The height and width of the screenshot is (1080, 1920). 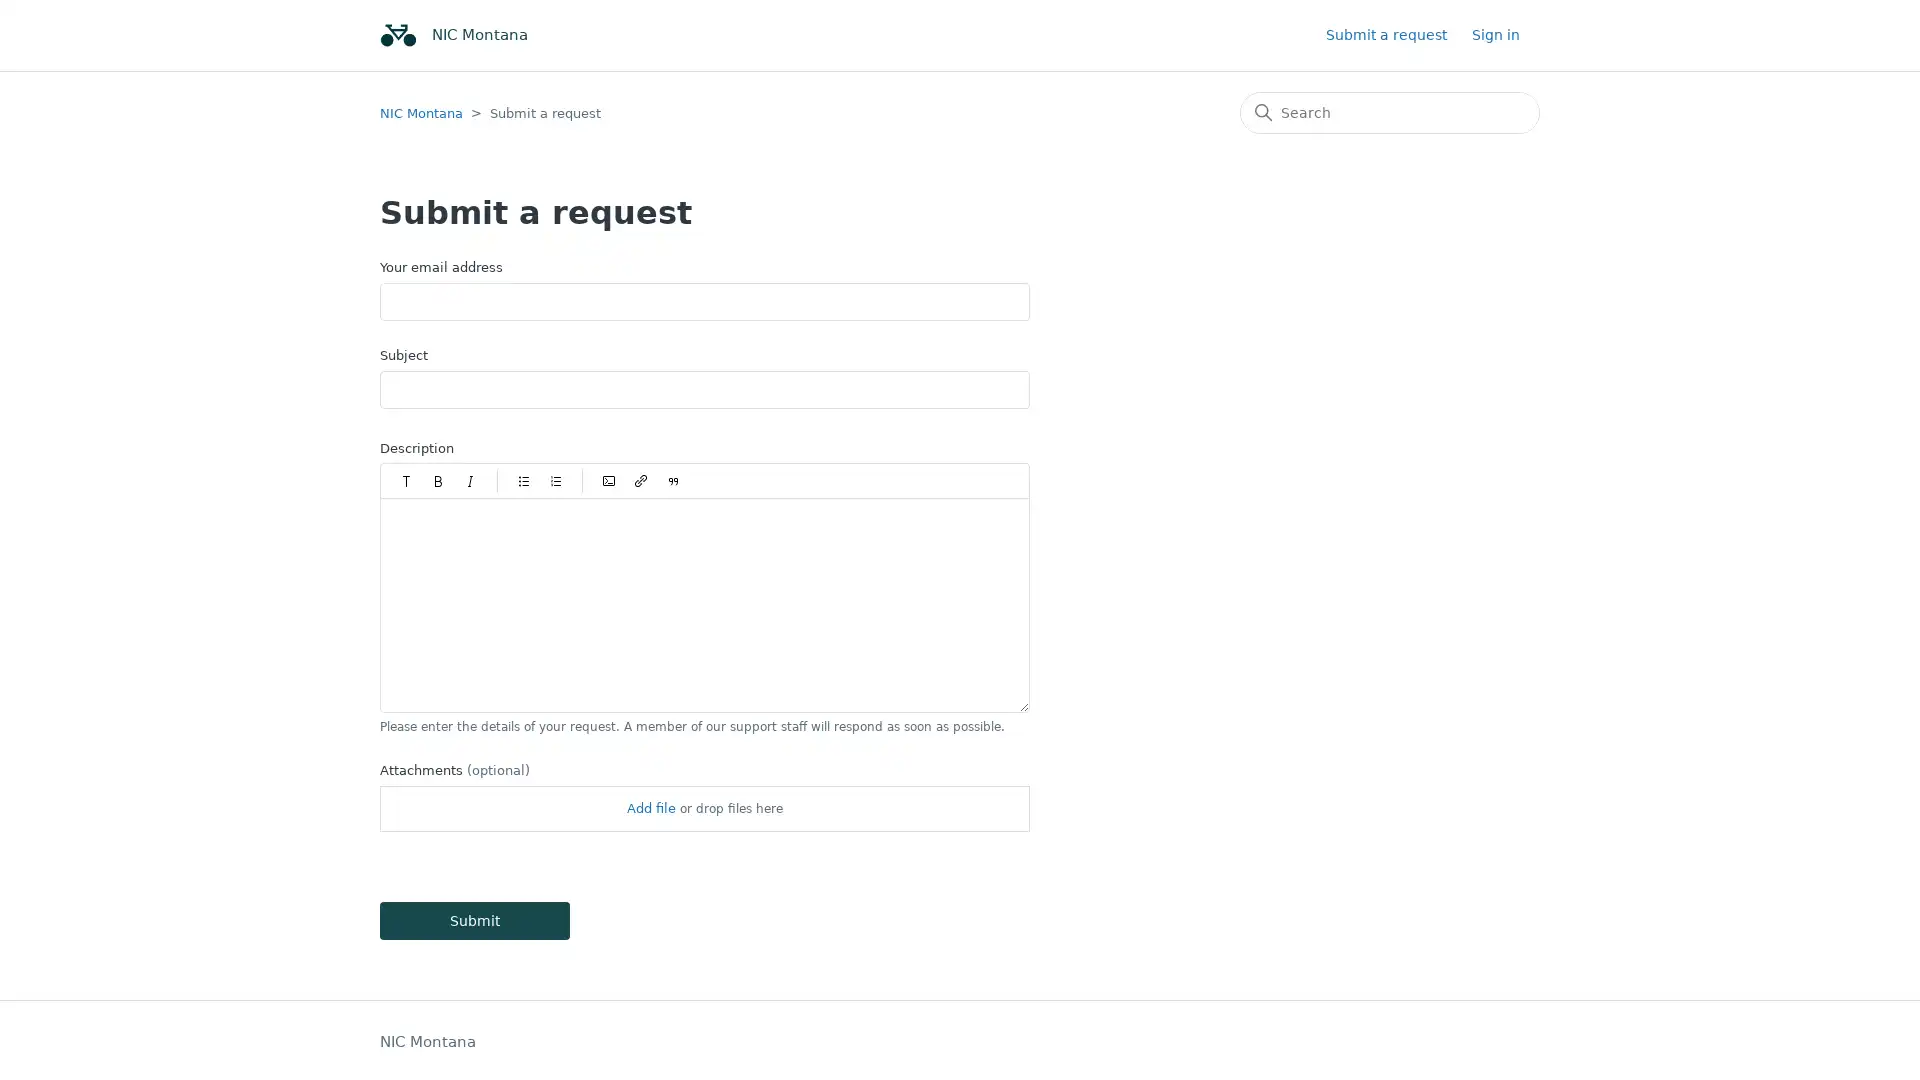 What do you see at coordinates (608, 481) in the screenshot?
I see `Code block` at bounding box center [608, 481].